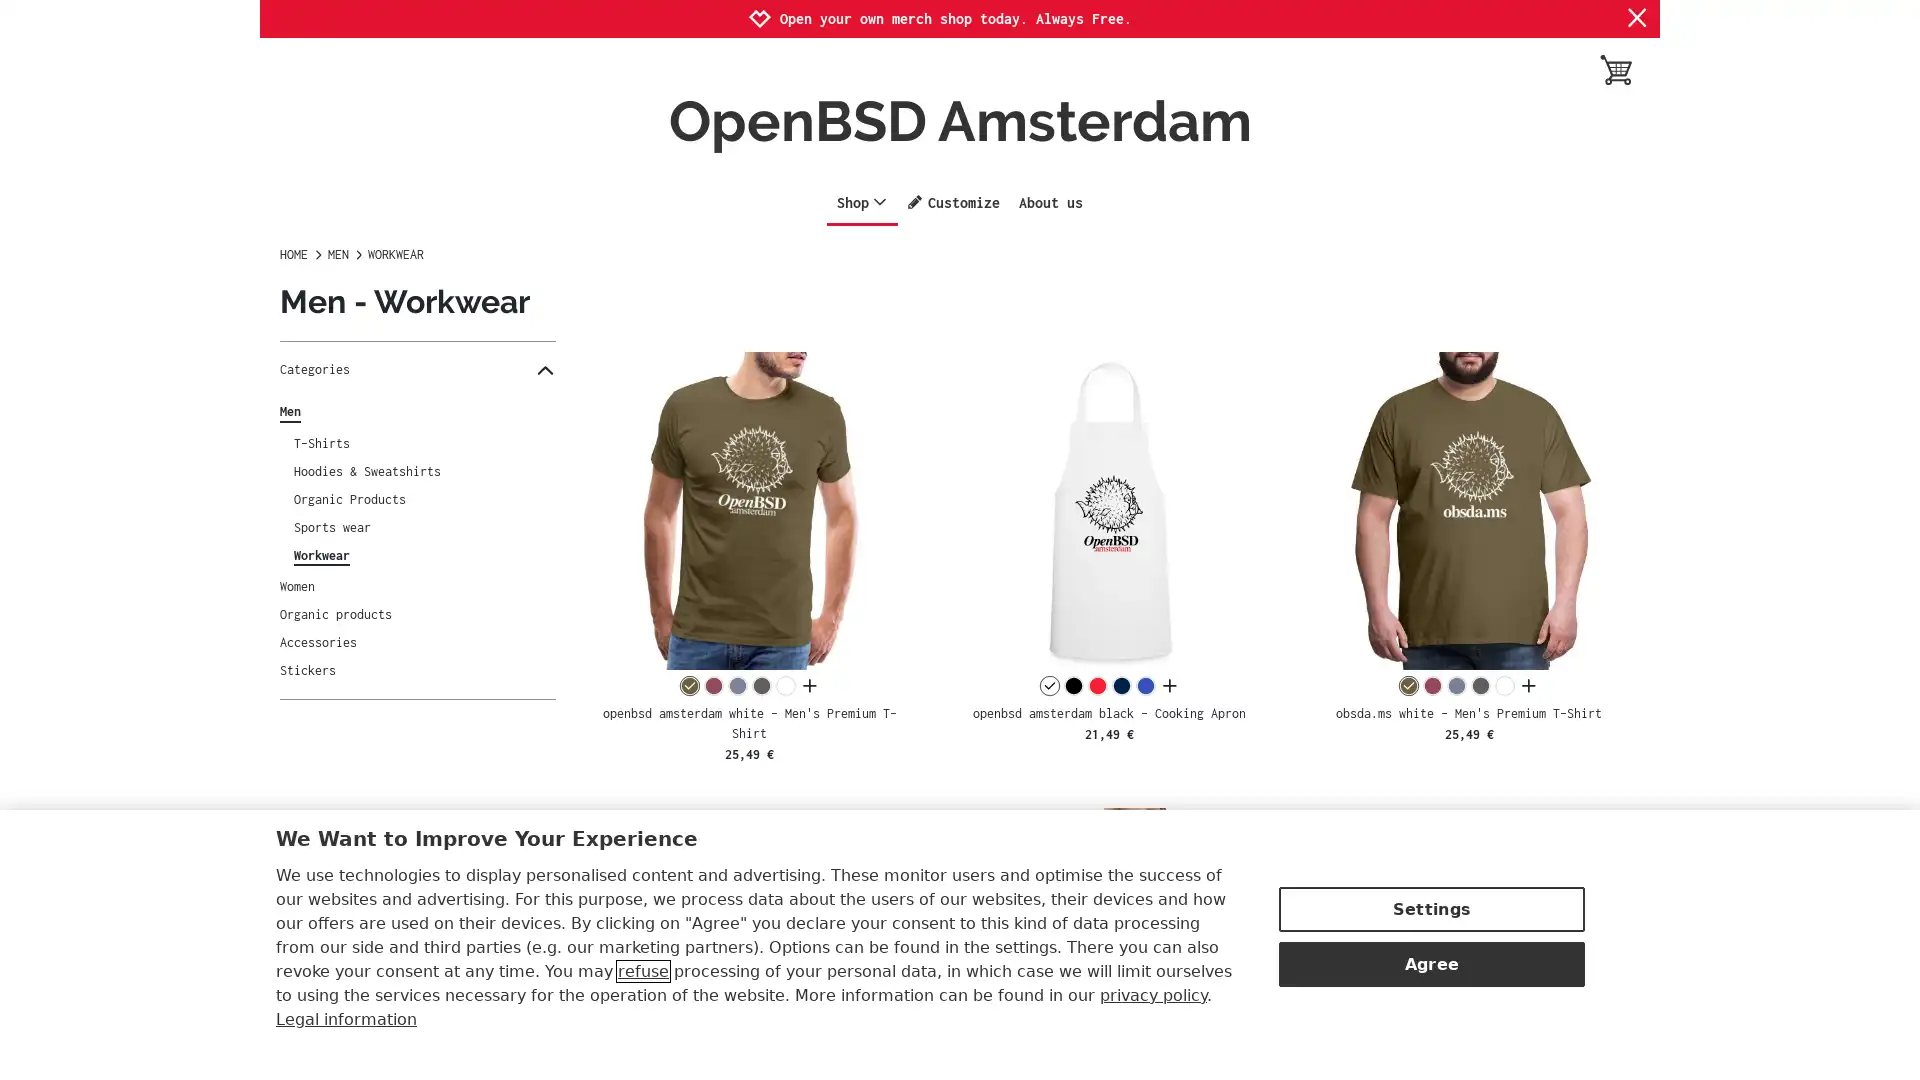 The width and height of the screenshot is (1920, 1080). Describe the element at coordinates (1457, 685) in the screenshot. I see `heather blue` at that location.